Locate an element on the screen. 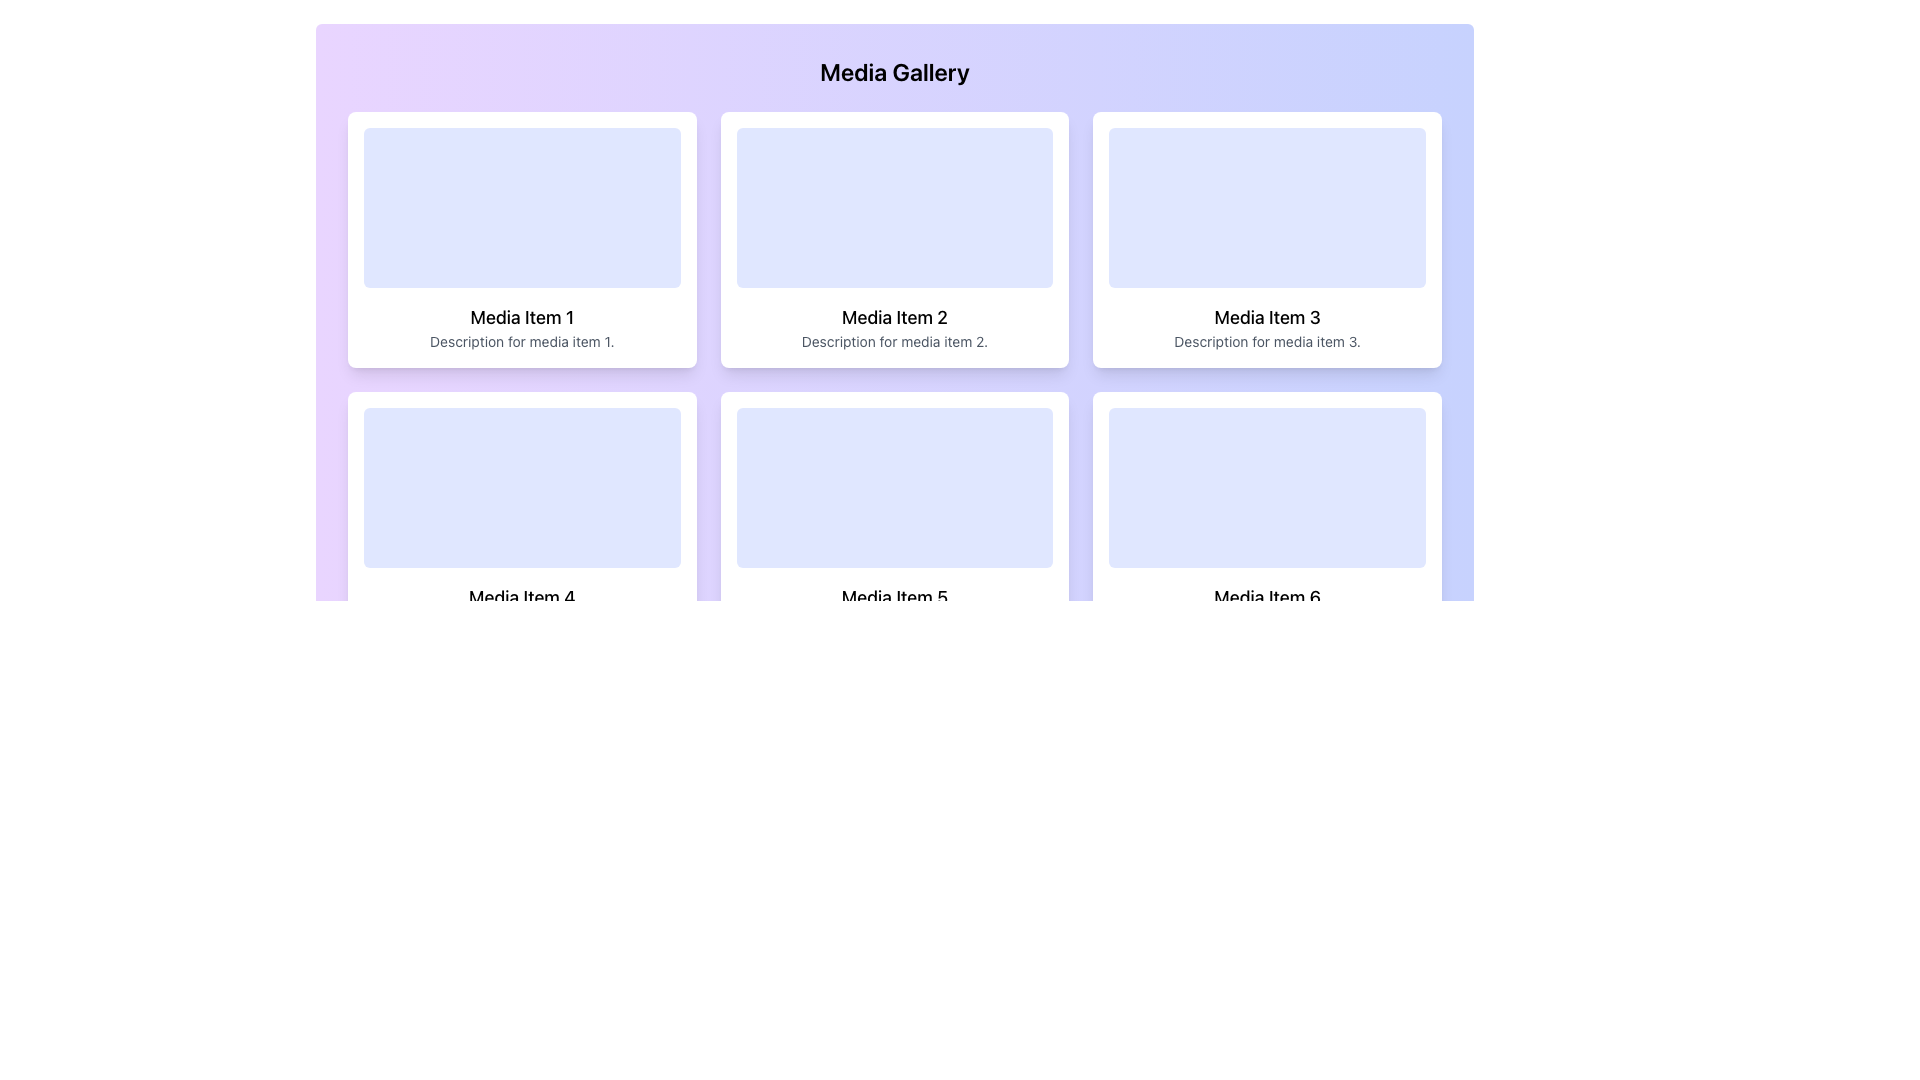 This screenshot has width=1920, height=1080. the text label that serves as a title for the media card located in the top-left card of the grid layout, positioned below the image placeholder and above a smaller text description is located at coordinates (522, 316).